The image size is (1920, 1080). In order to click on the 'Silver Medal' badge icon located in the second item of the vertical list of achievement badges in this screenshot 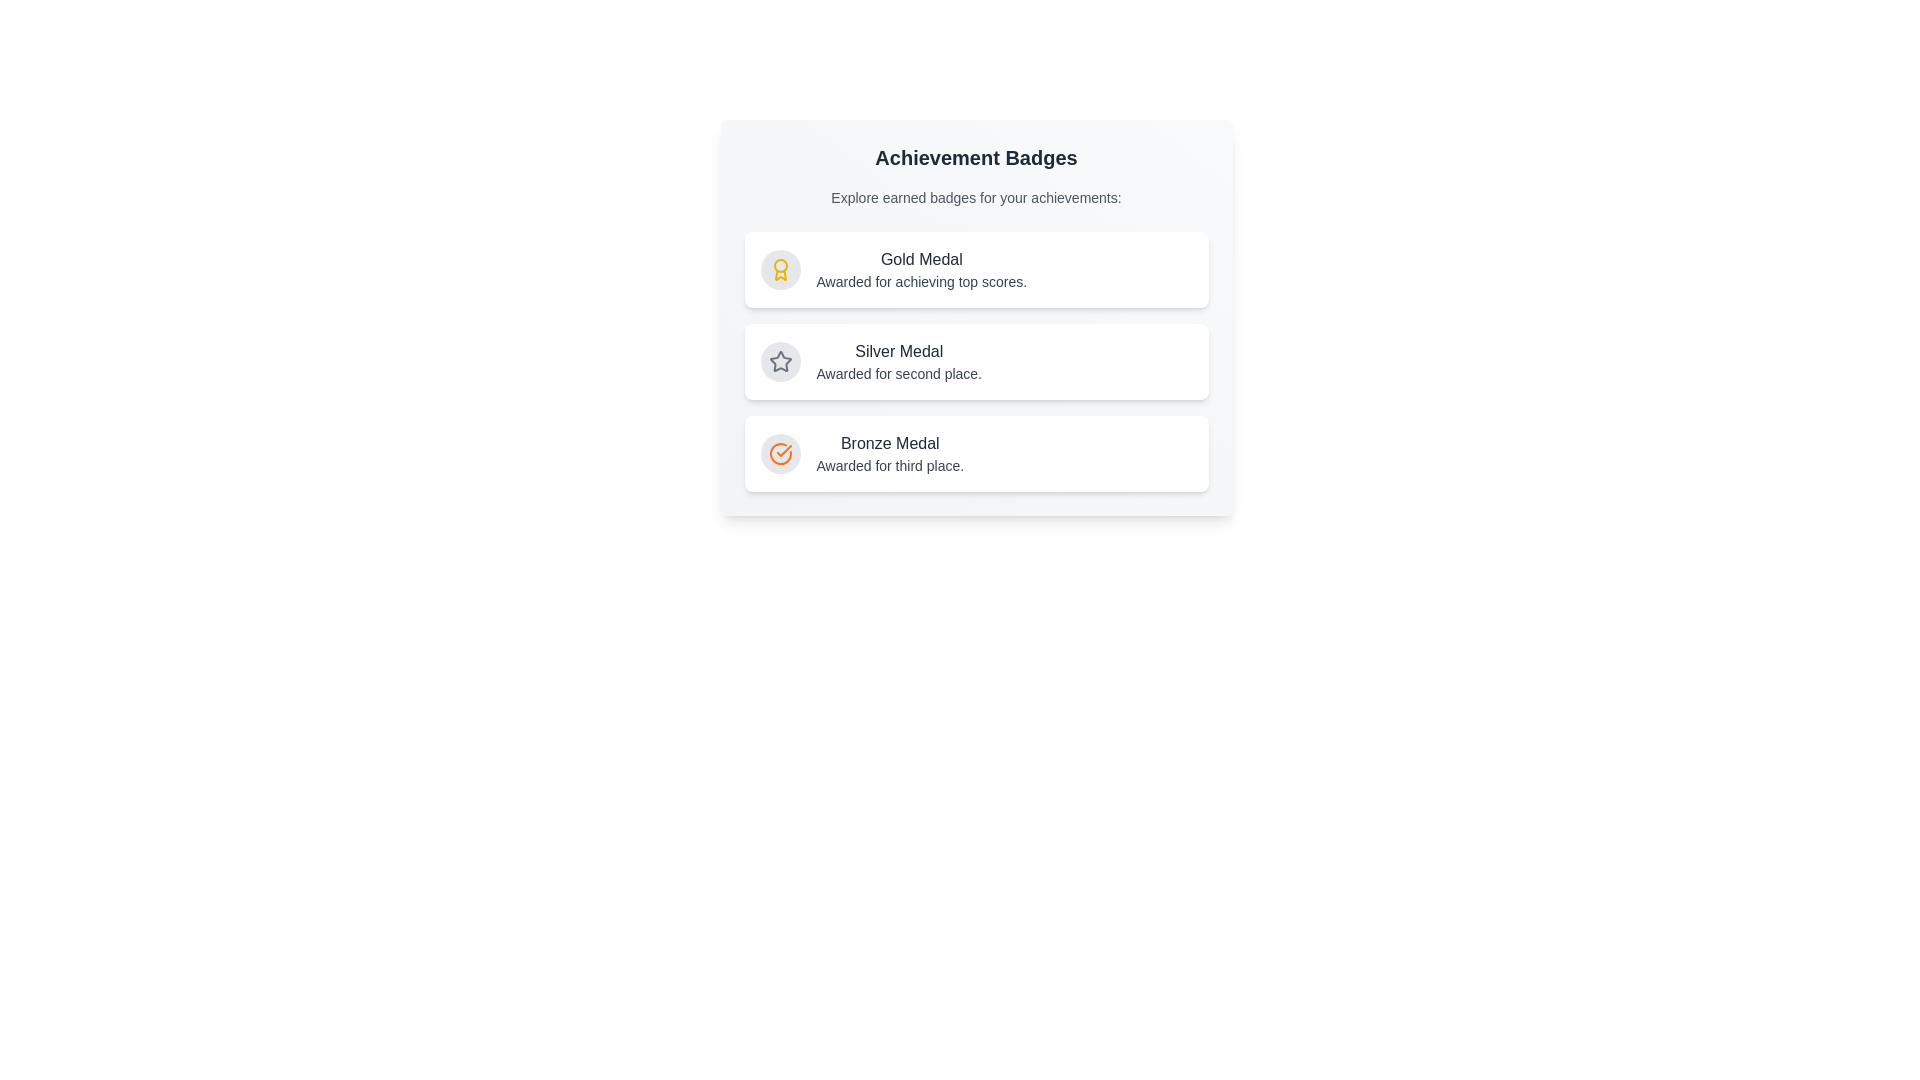, I will do `click(779, 361)`.